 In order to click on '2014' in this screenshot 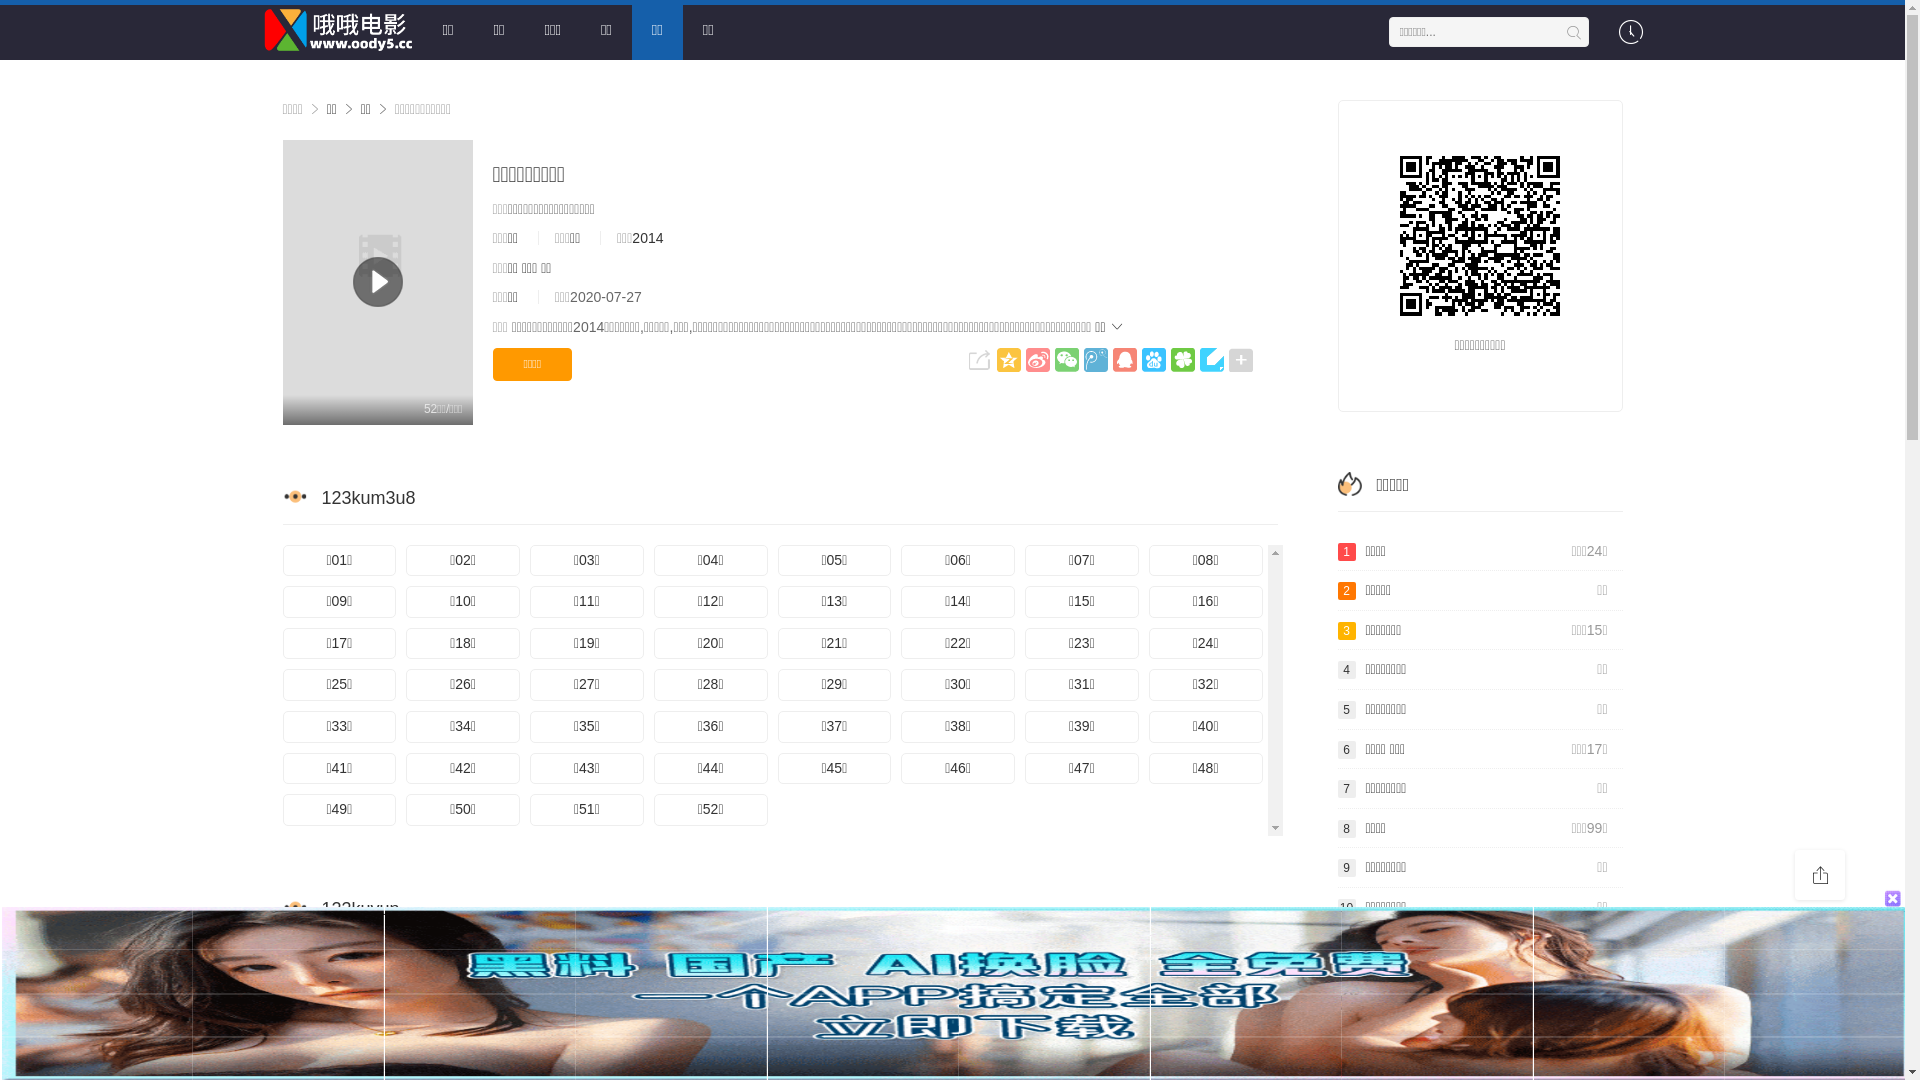, I will do `click(631, 237)`.